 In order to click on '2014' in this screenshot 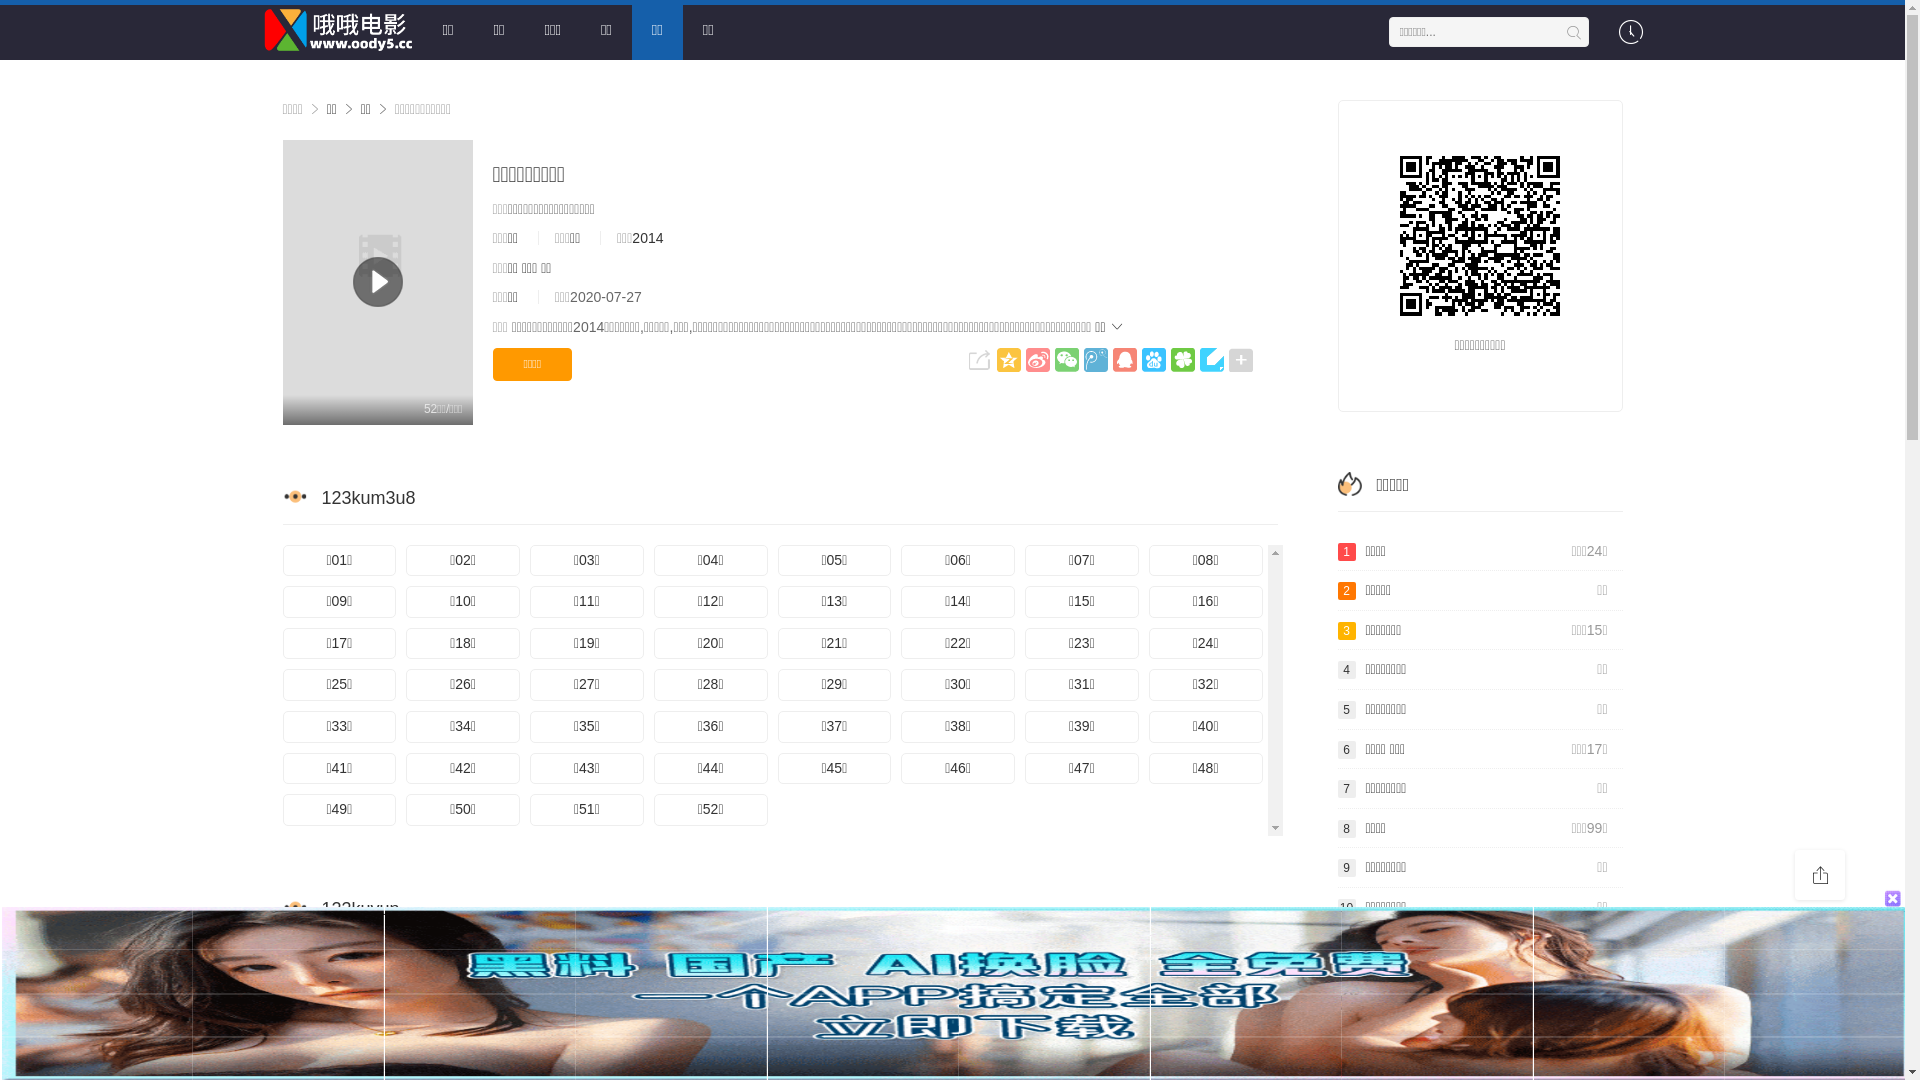, I will do `click(631, 237)`.